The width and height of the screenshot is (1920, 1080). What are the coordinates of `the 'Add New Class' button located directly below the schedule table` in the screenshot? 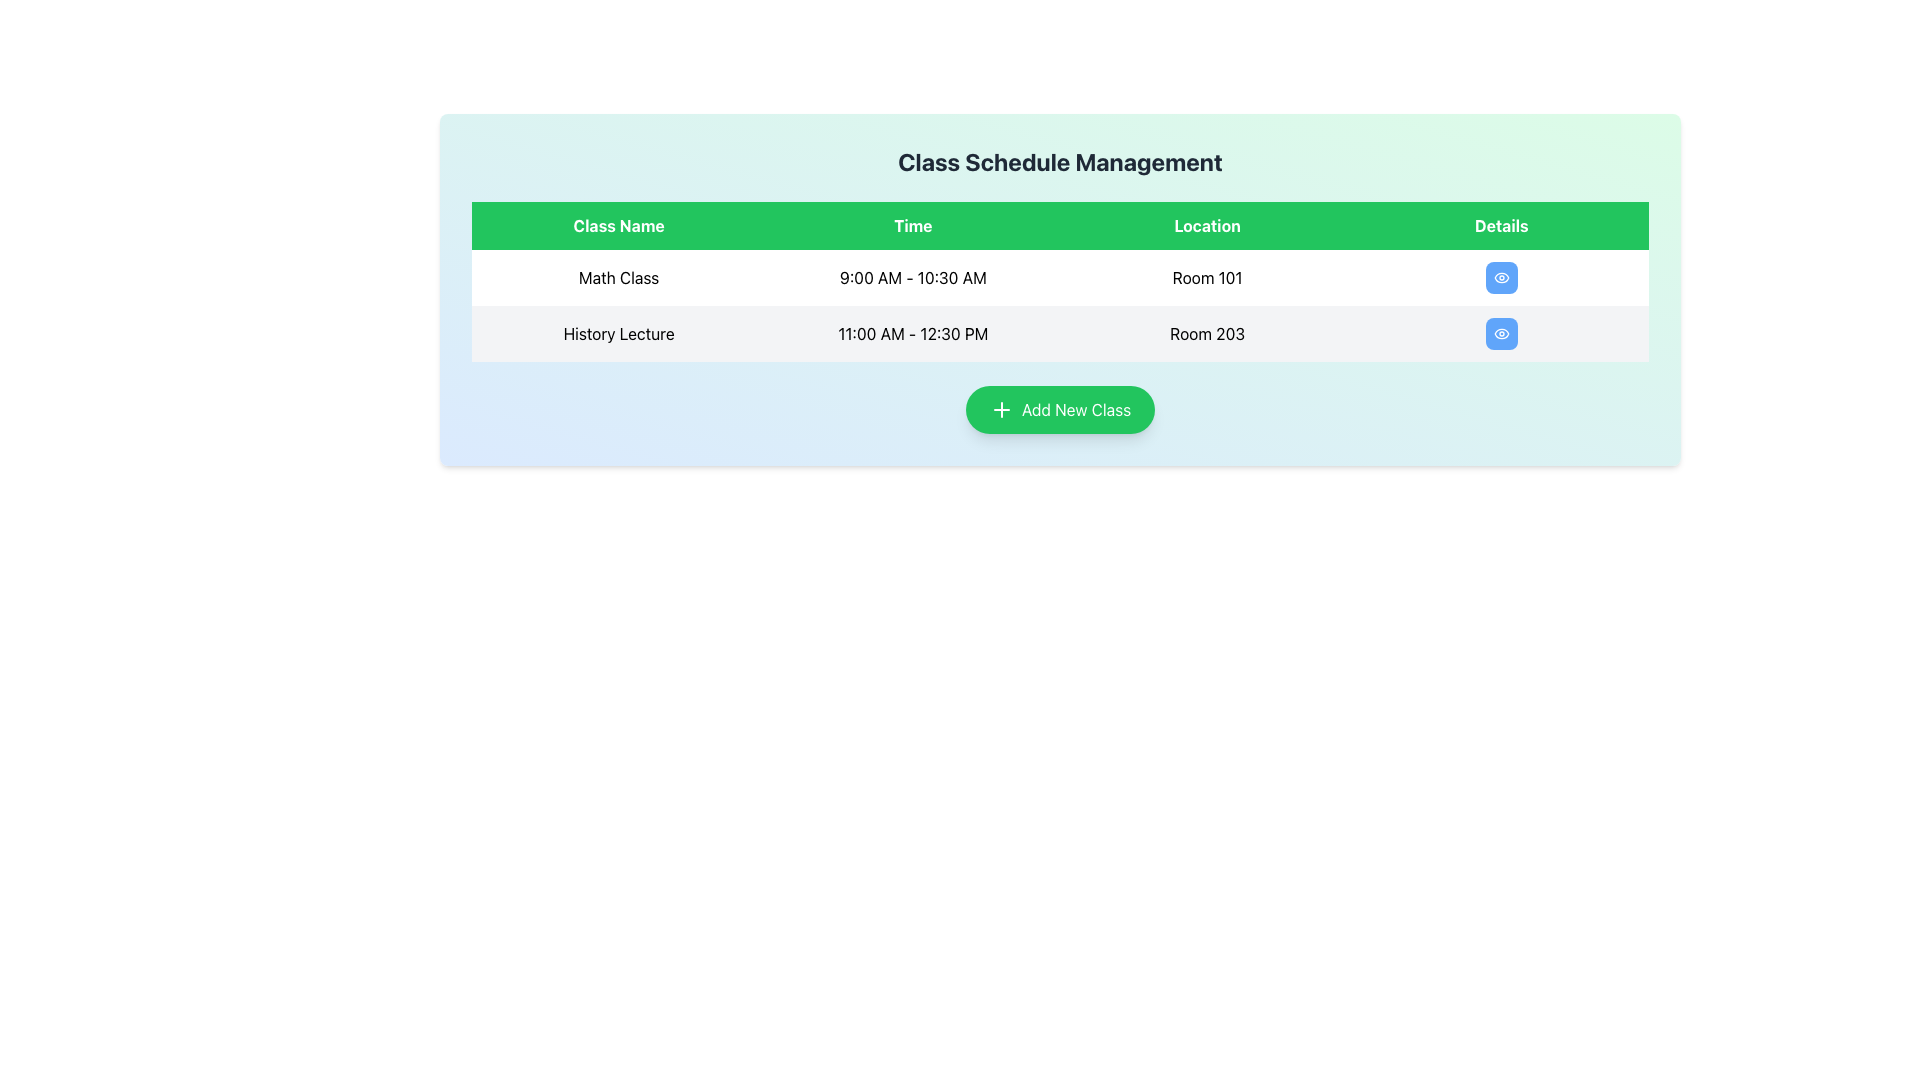 It's located at (1059, 408).